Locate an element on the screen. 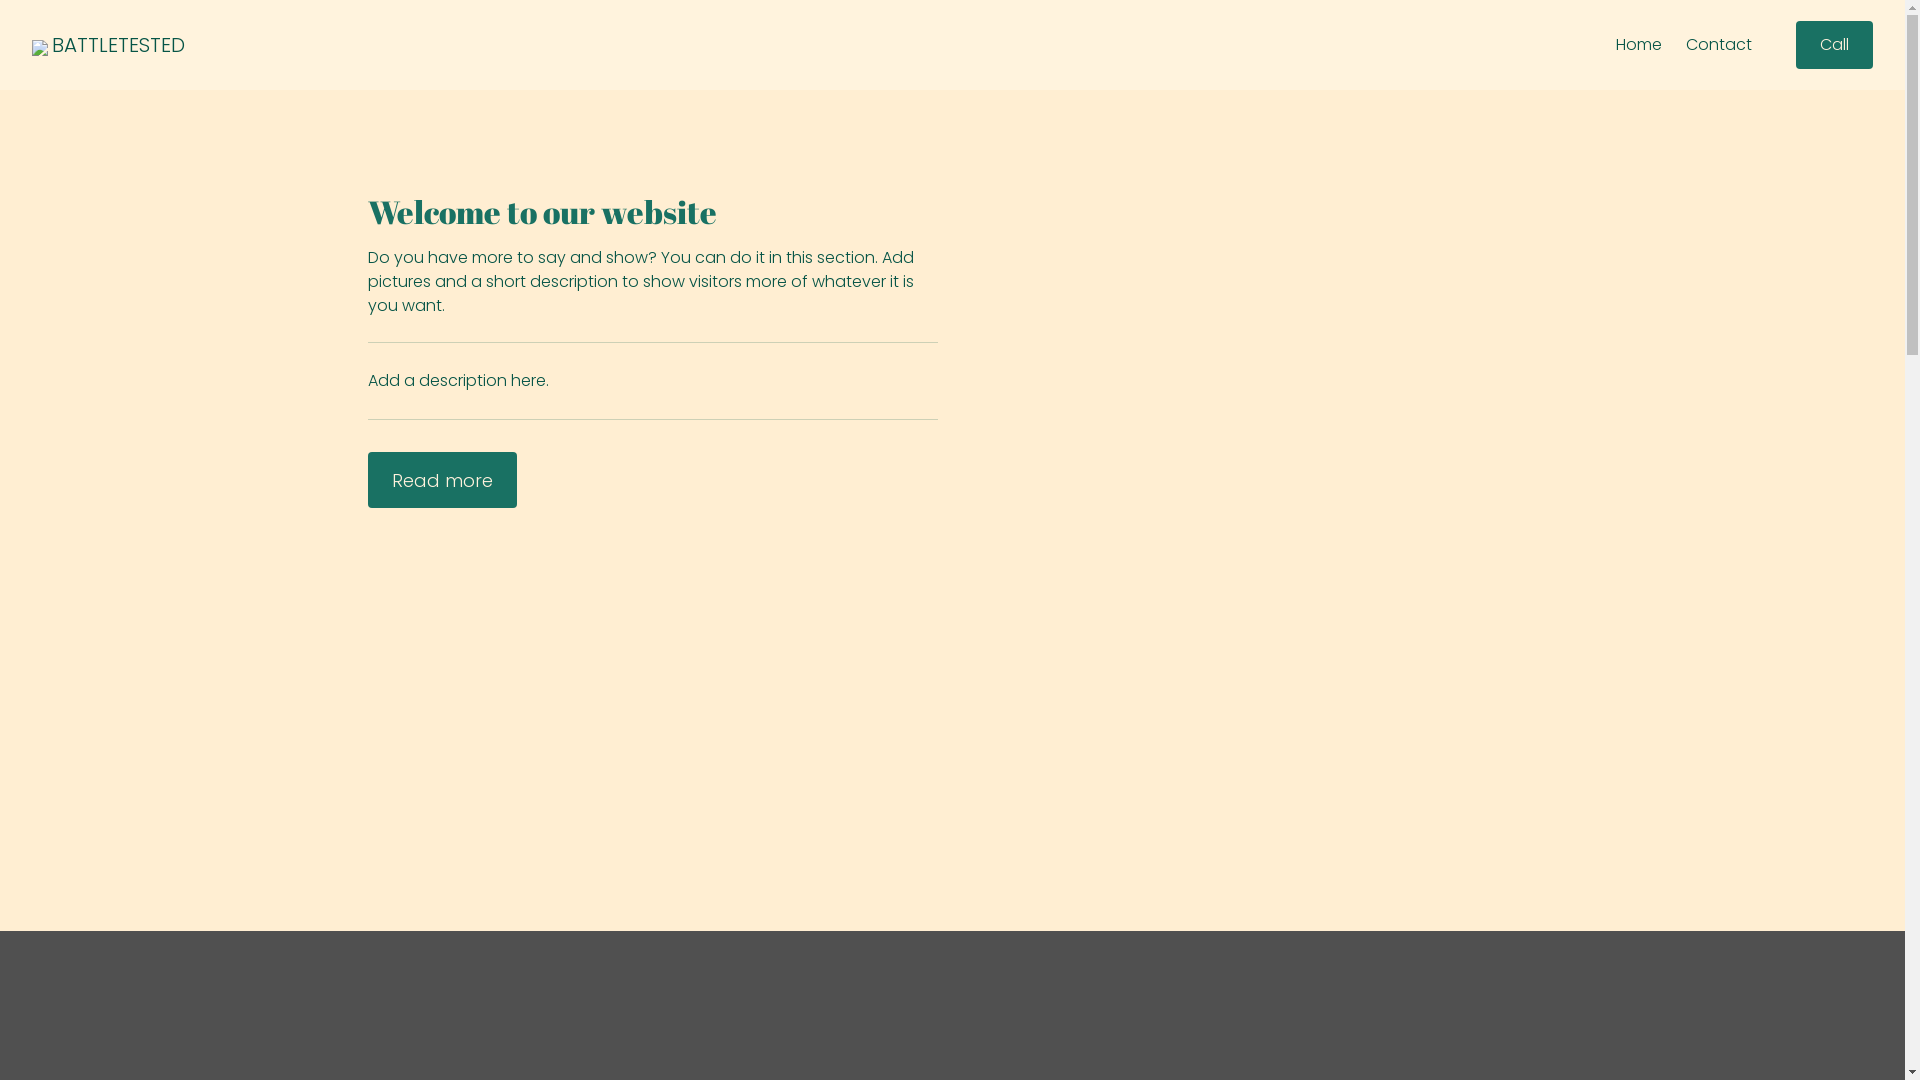  'Call' is located at coordinates (1834, 45).